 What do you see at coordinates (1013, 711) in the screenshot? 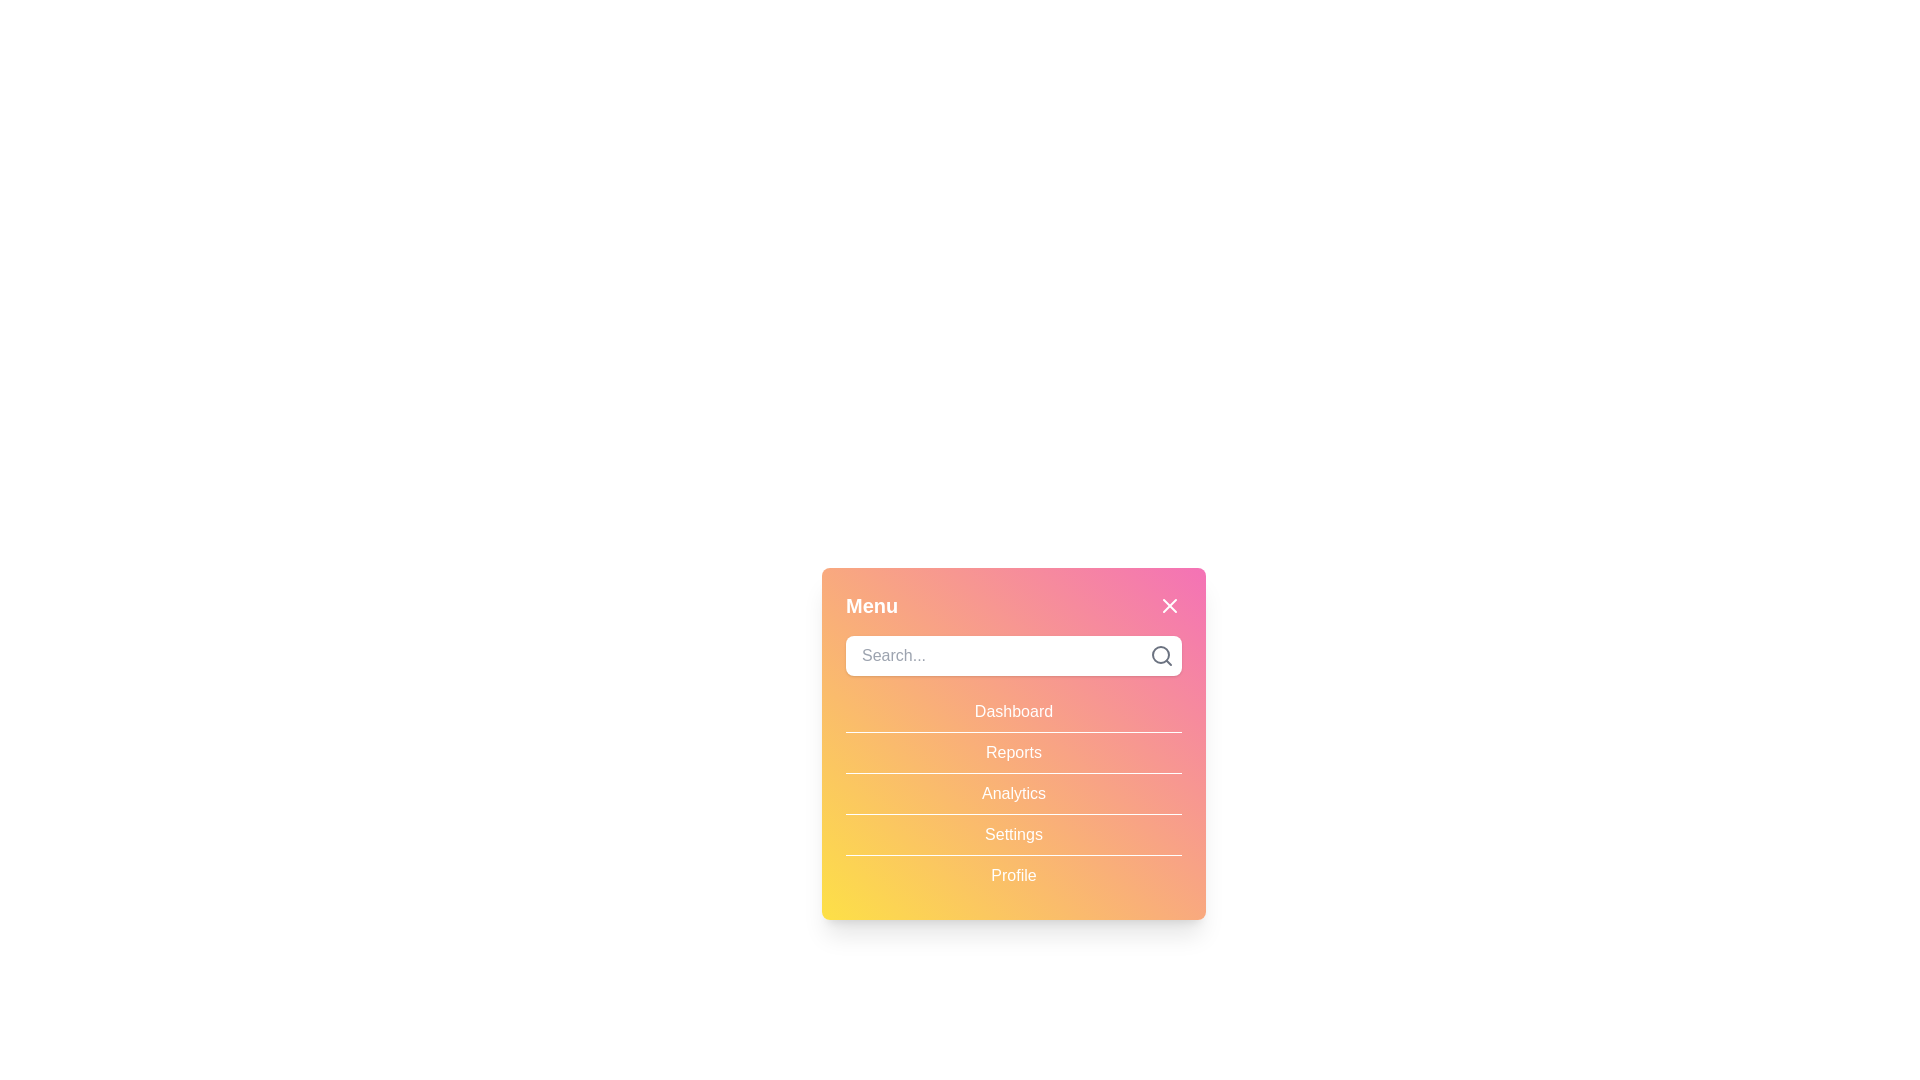
I see `the menu item Dashboard to observe hover effects` at bounding box center [1013, 711].